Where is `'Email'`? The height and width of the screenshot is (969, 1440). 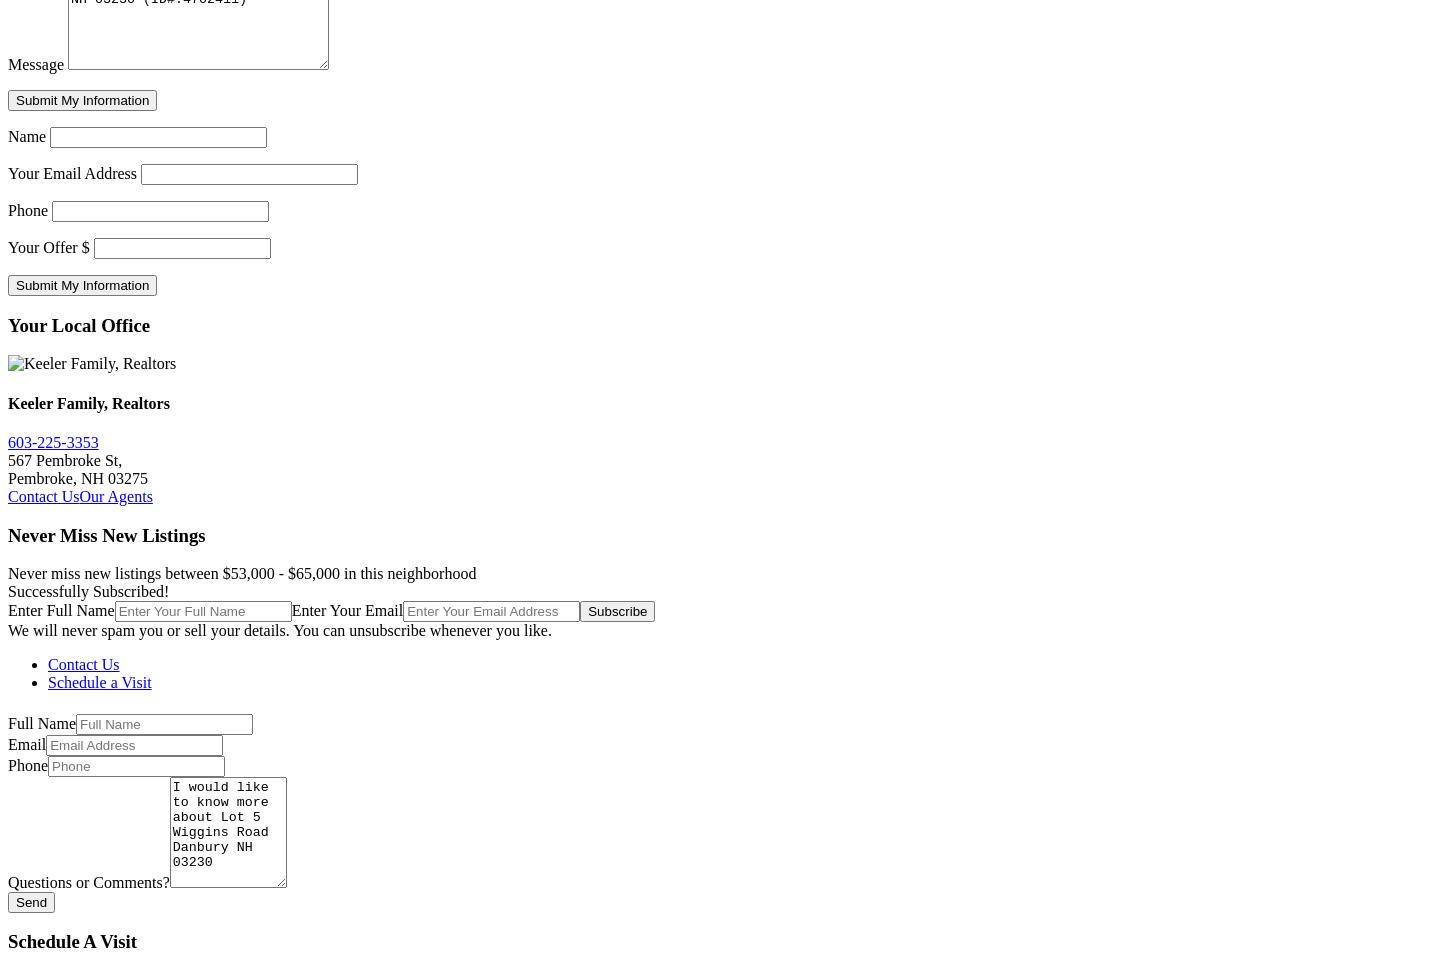
'Email' is located at coordinates (25, 743).